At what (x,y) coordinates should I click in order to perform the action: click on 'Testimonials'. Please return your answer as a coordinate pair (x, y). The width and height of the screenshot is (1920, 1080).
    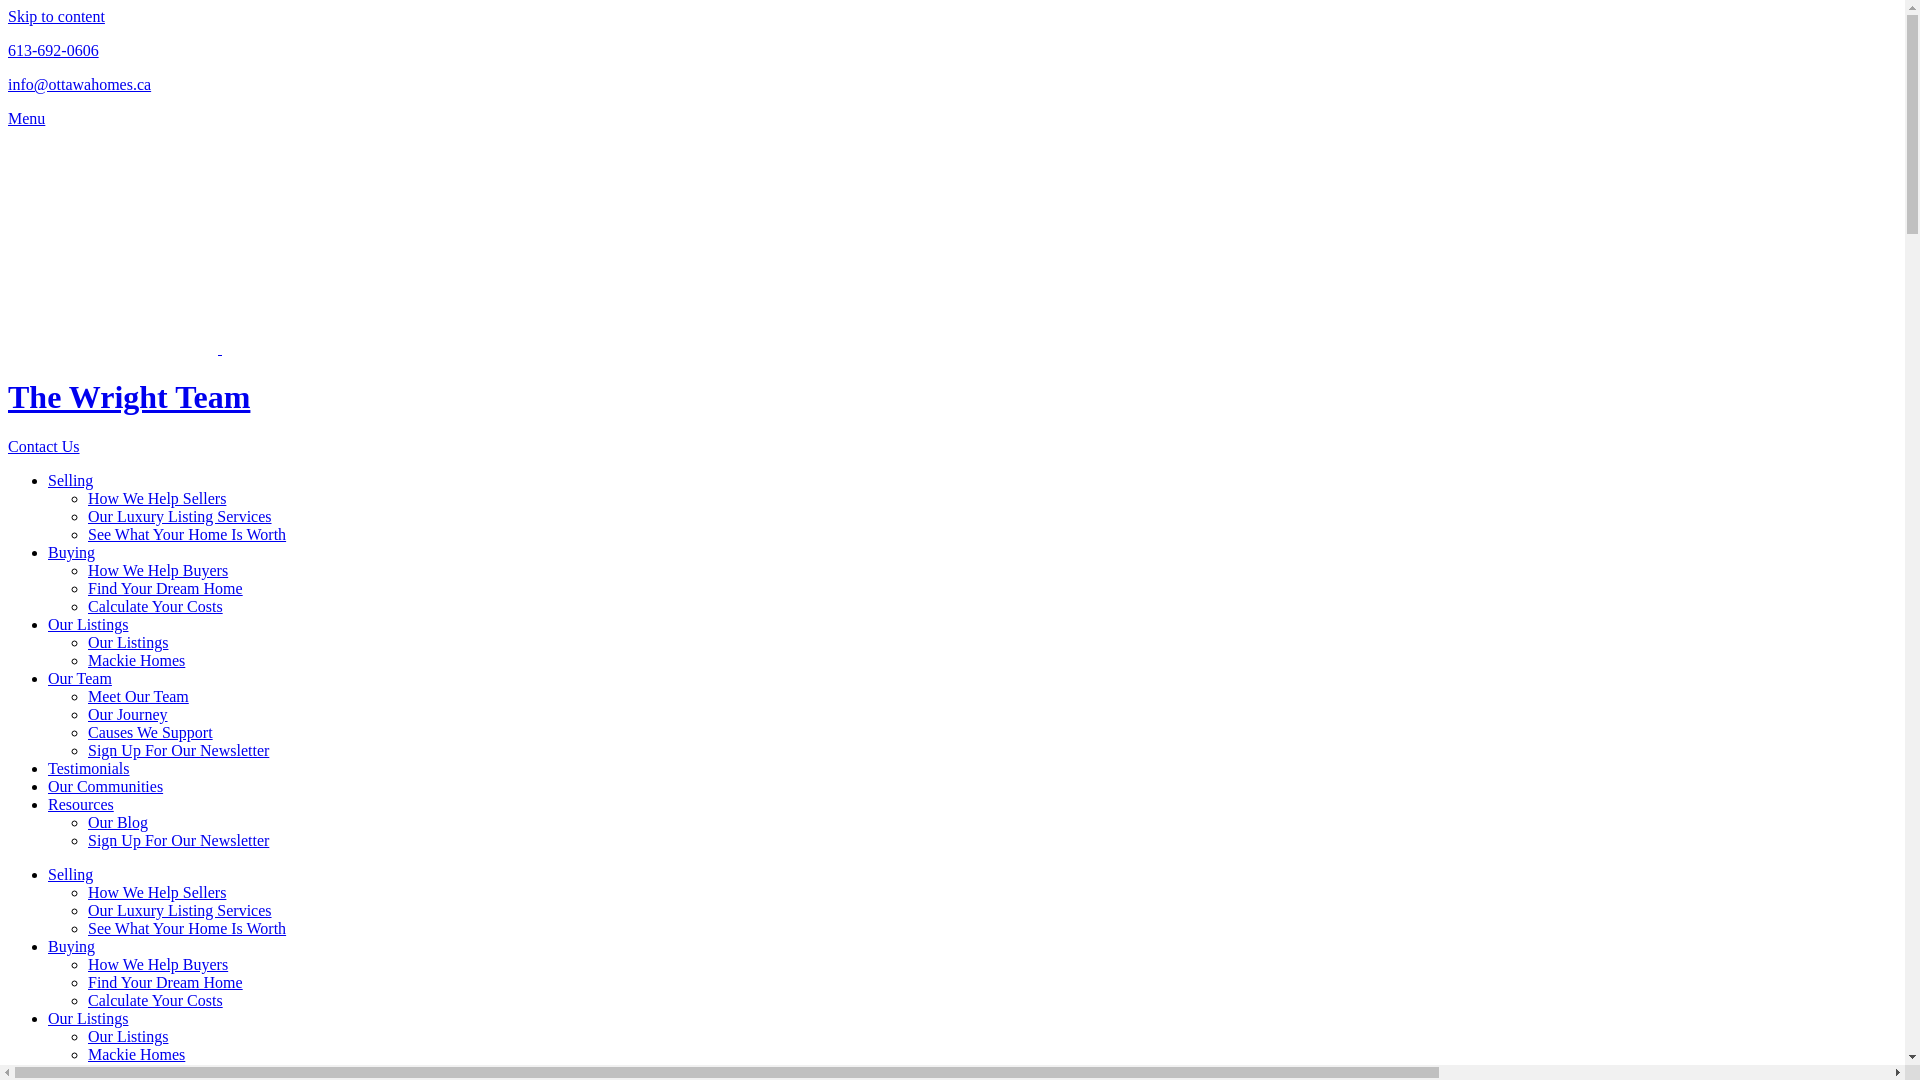
    Looking at the image, I should click on (88, 767).